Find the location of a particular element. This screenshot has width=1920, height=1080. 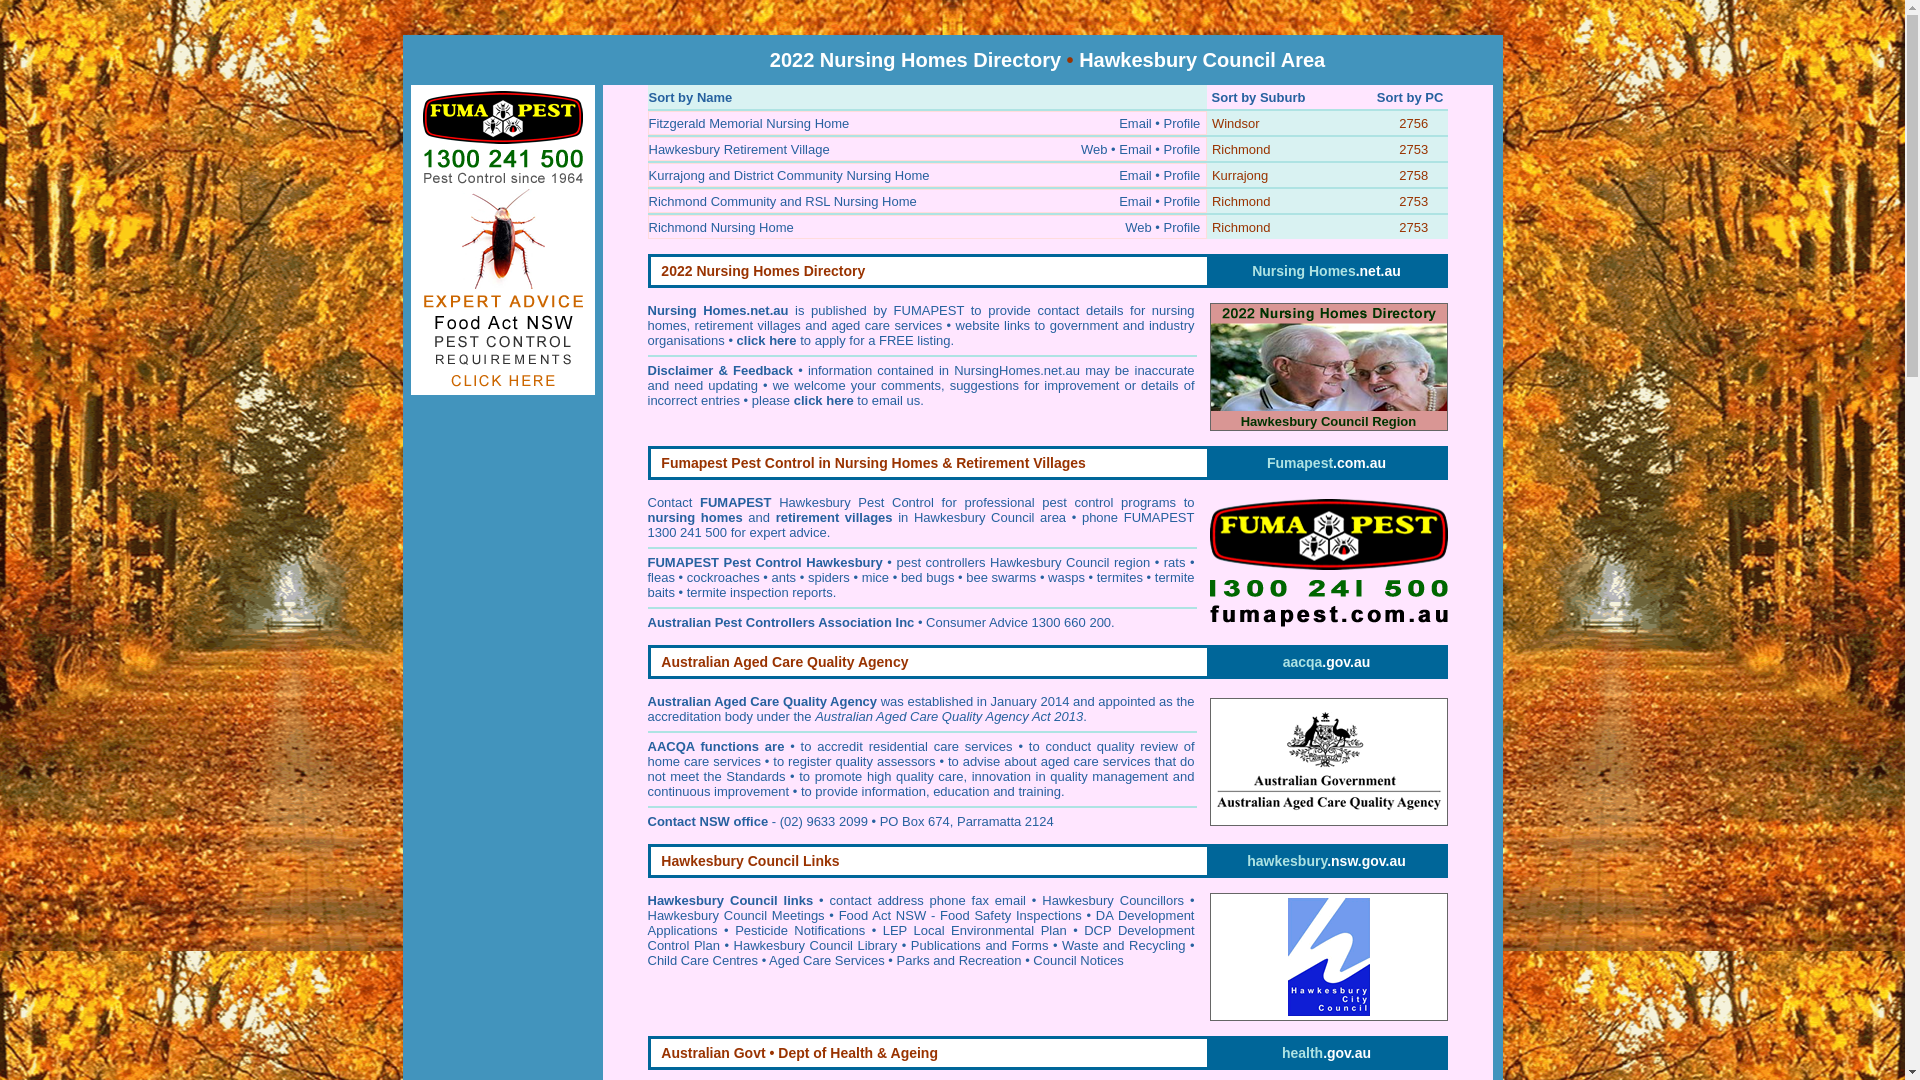

'Kurrajong' is located at coordinates (1238, 174).